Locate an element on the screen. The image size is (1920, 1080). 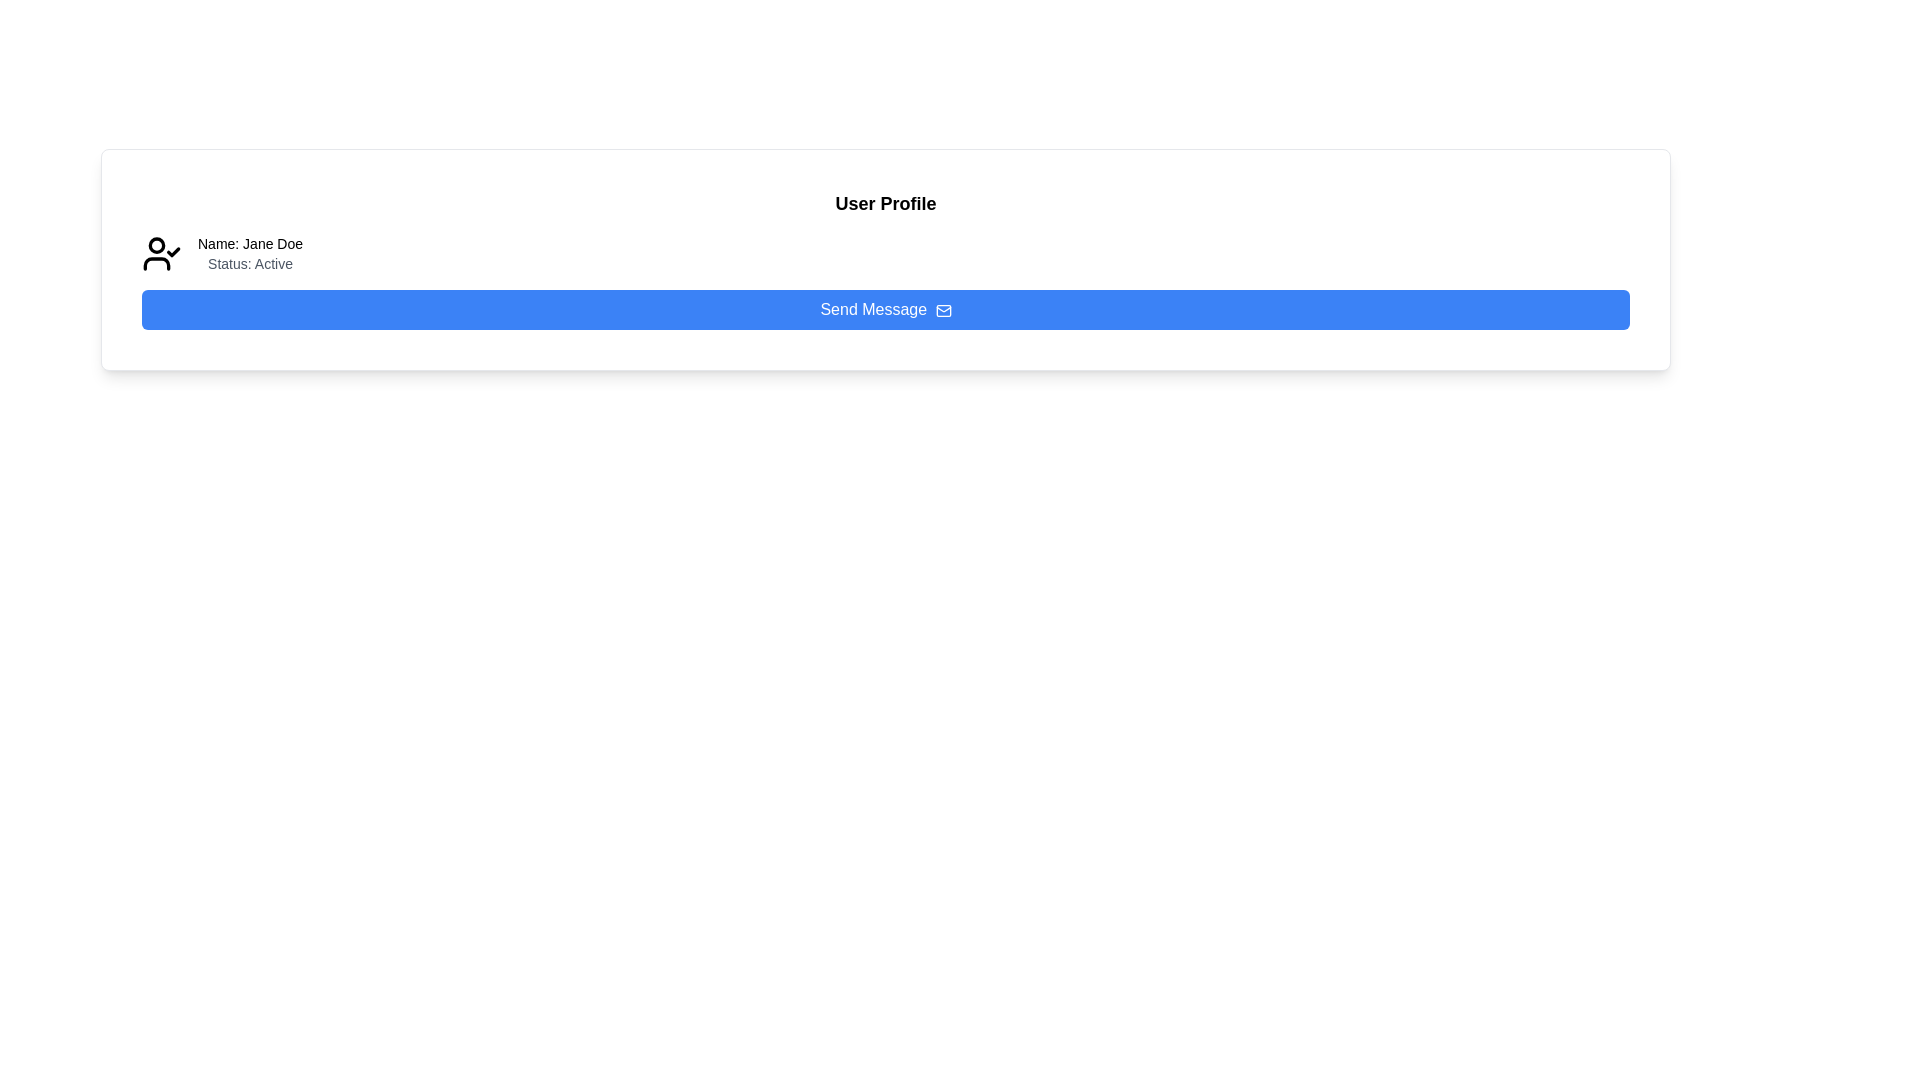
the user name text label located in the upper-left corner of the user profile detail section, above the 'Status: Active' label is located at coordinates (249, 242).